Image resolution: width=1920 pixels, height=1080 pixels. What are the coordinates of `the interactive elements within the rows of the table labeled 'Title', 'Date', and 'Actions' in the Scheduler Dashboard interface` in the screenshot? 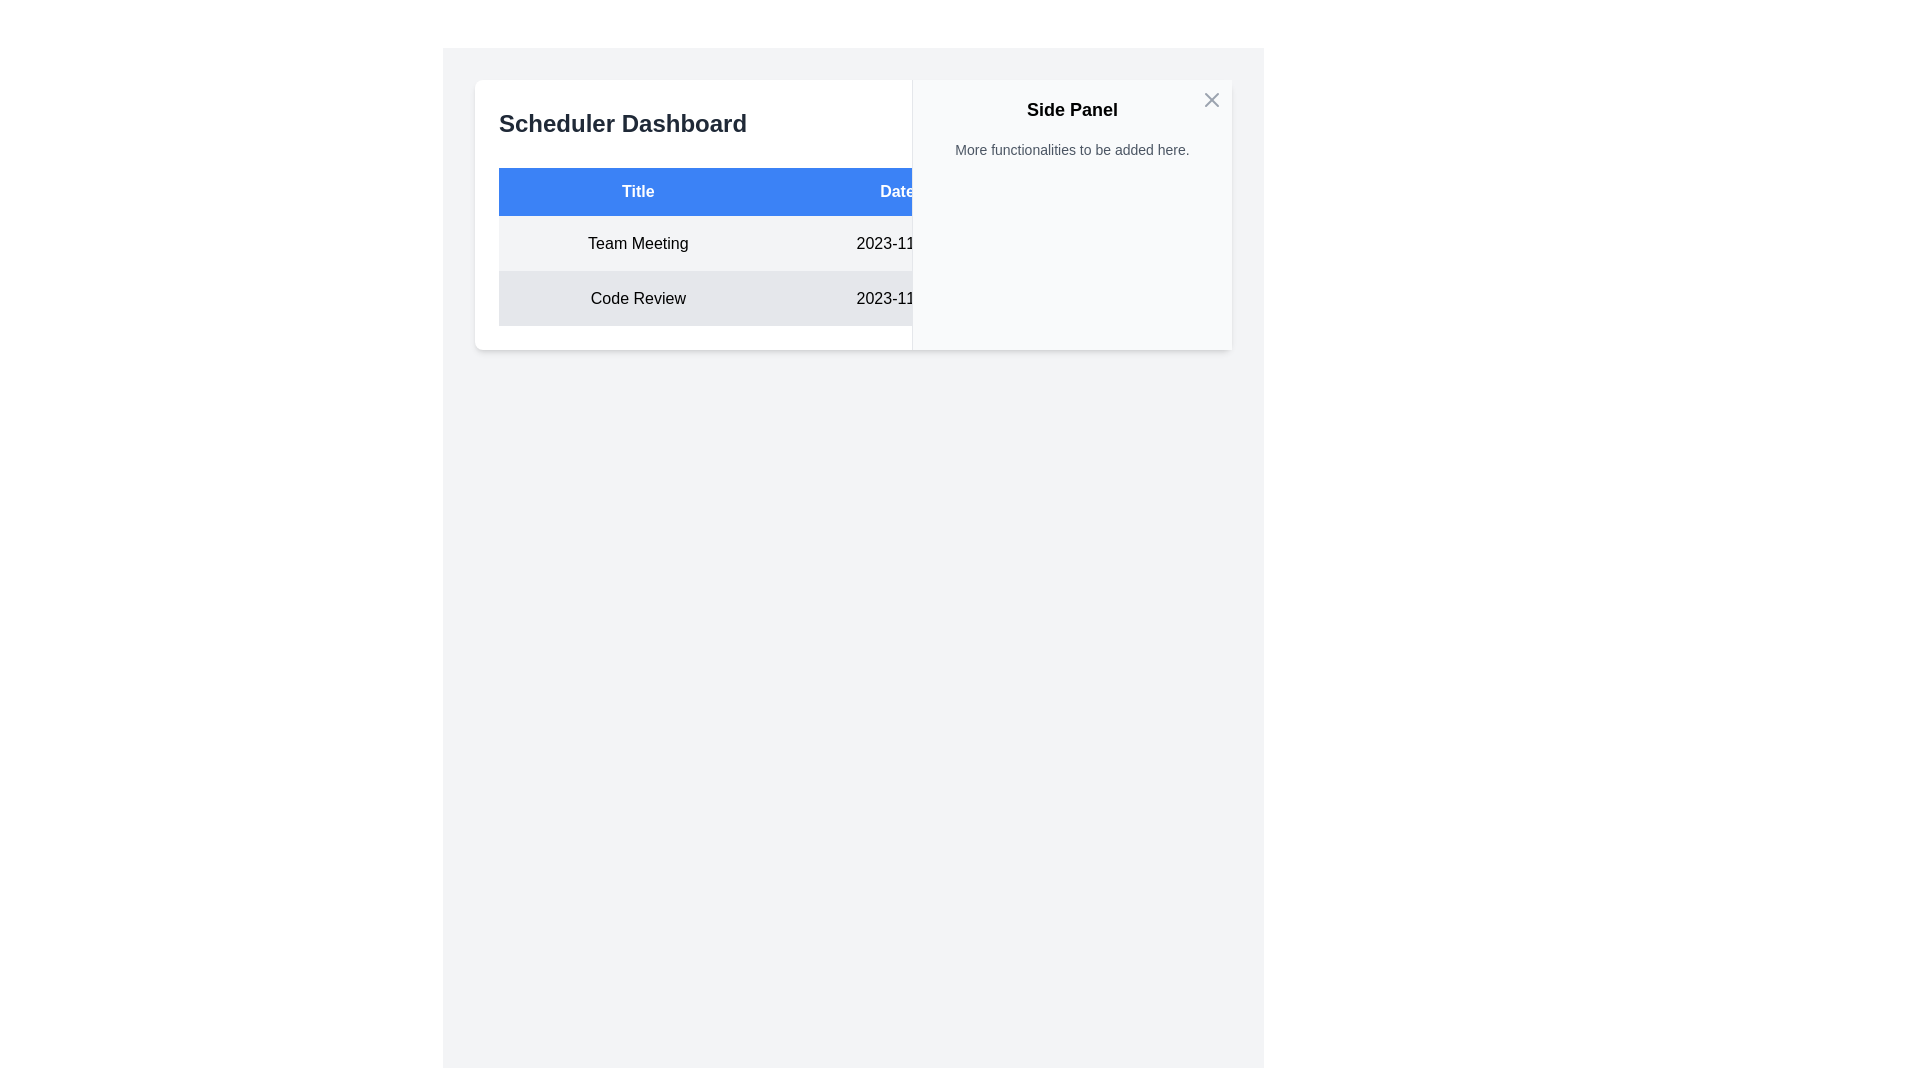 It's located at (853, 245).